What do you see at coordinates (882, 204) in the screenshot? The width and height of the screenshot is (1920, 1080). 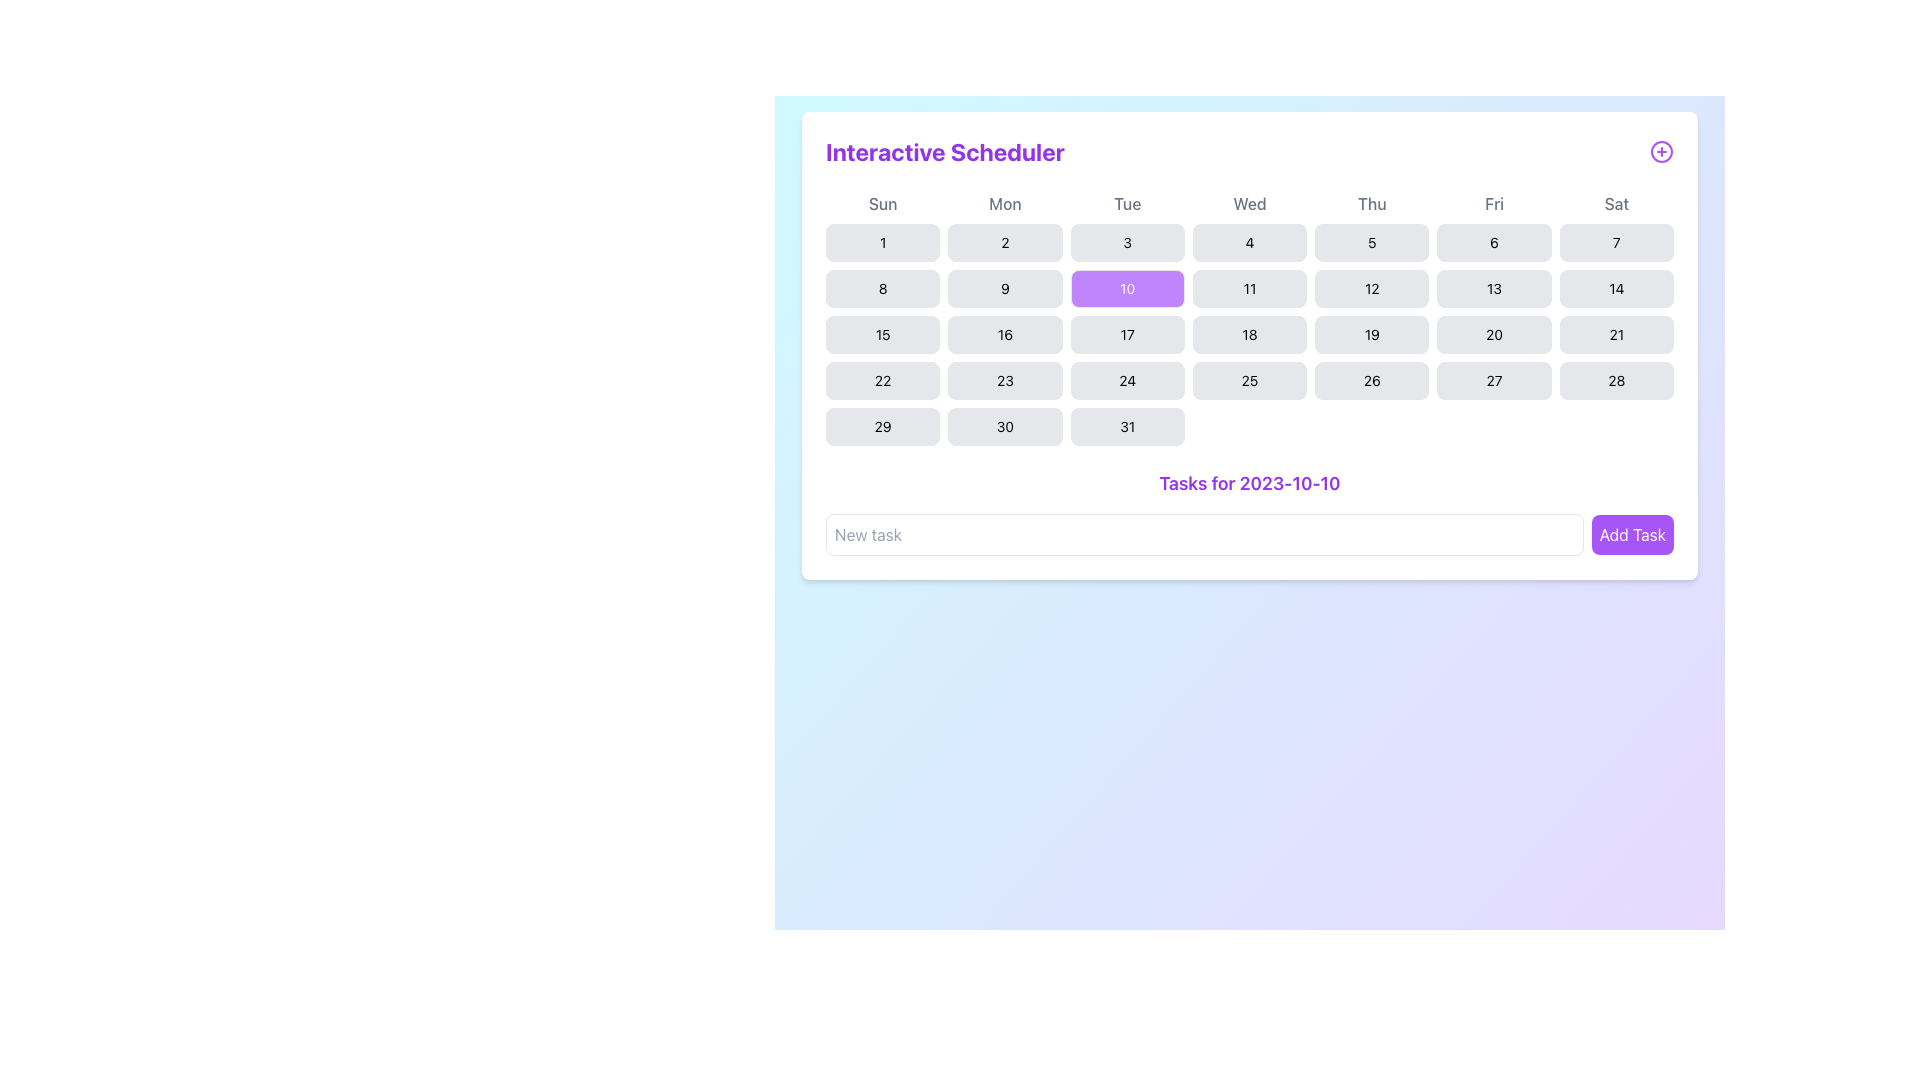 I see `the text label displaying 'Sun' in gray font, located at the top-left section of the calendar grid, above the numerical buttons for calendar dates` at bounding box center [882, 204].